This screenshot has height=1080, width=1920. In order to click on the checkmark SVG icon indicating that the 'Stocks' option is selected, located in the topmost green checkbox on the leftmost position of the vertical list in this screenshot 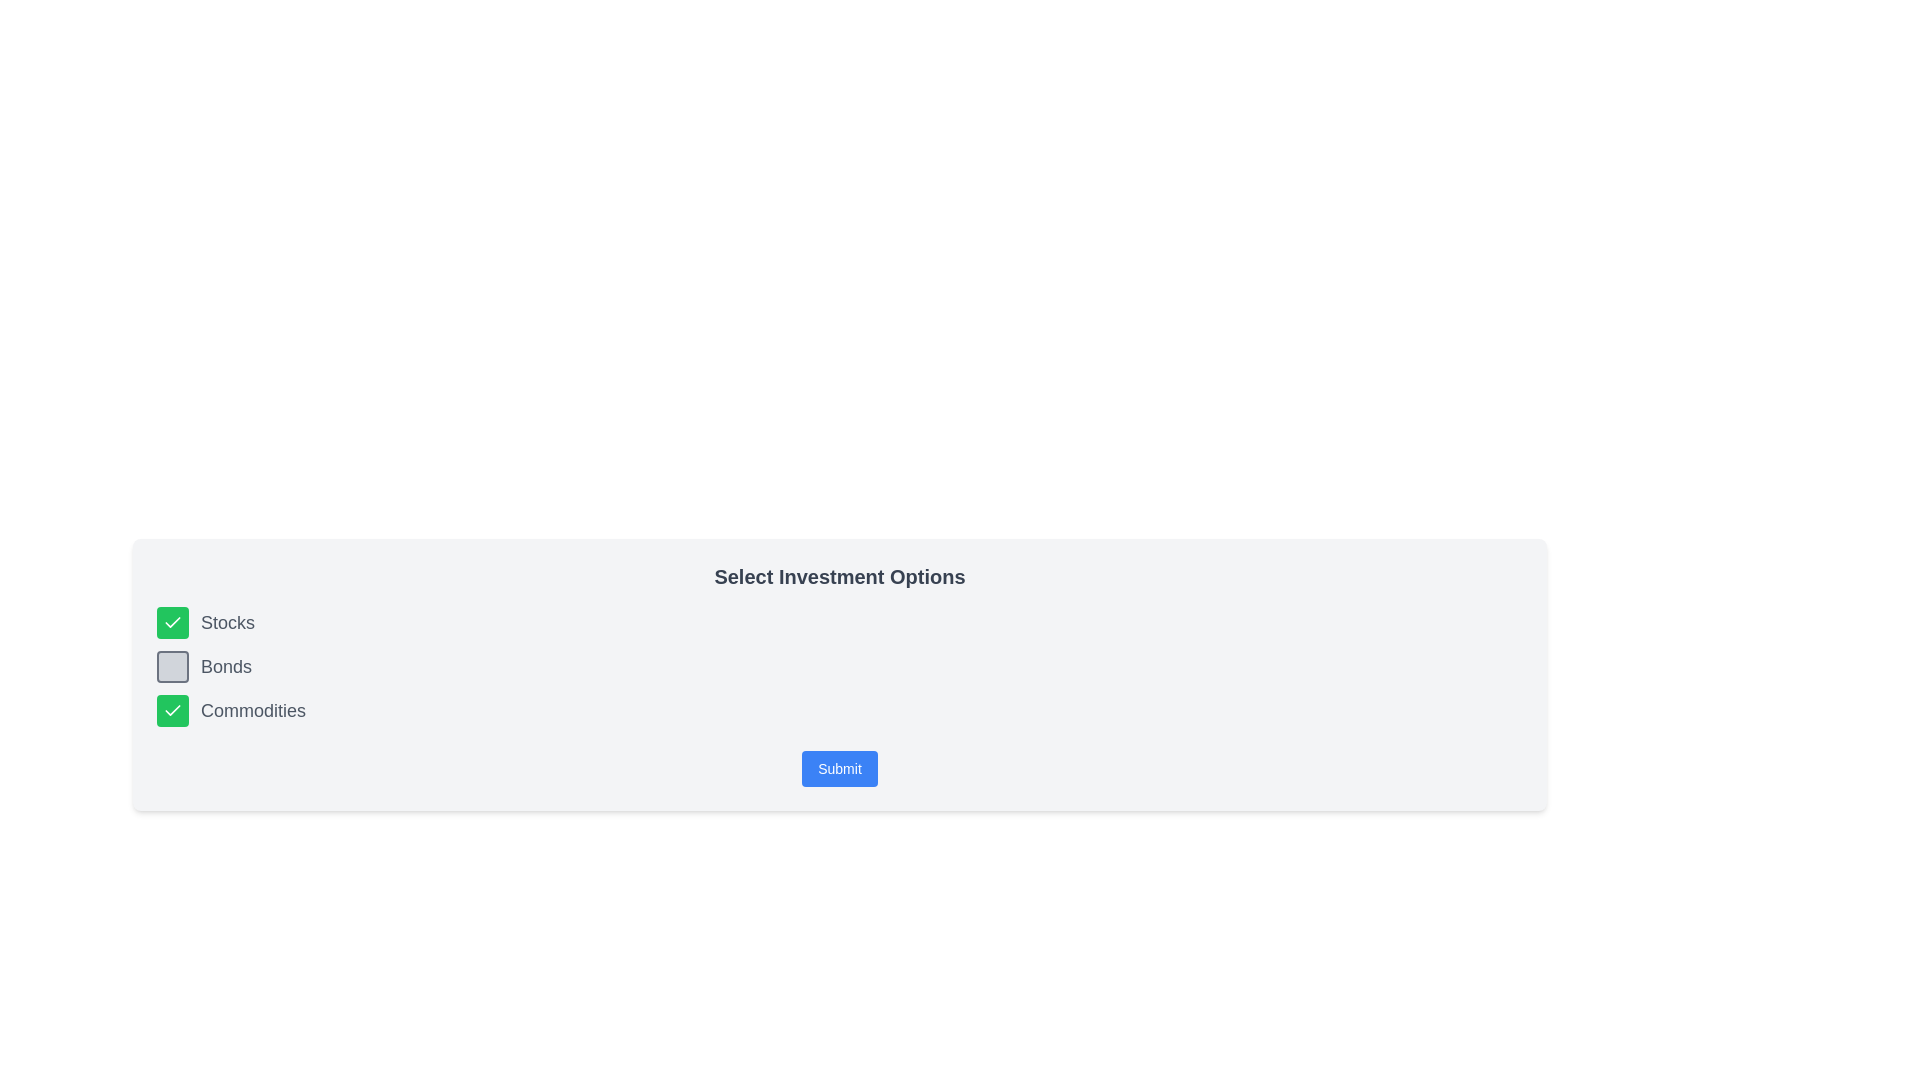, I will do `click(172, 620)`.